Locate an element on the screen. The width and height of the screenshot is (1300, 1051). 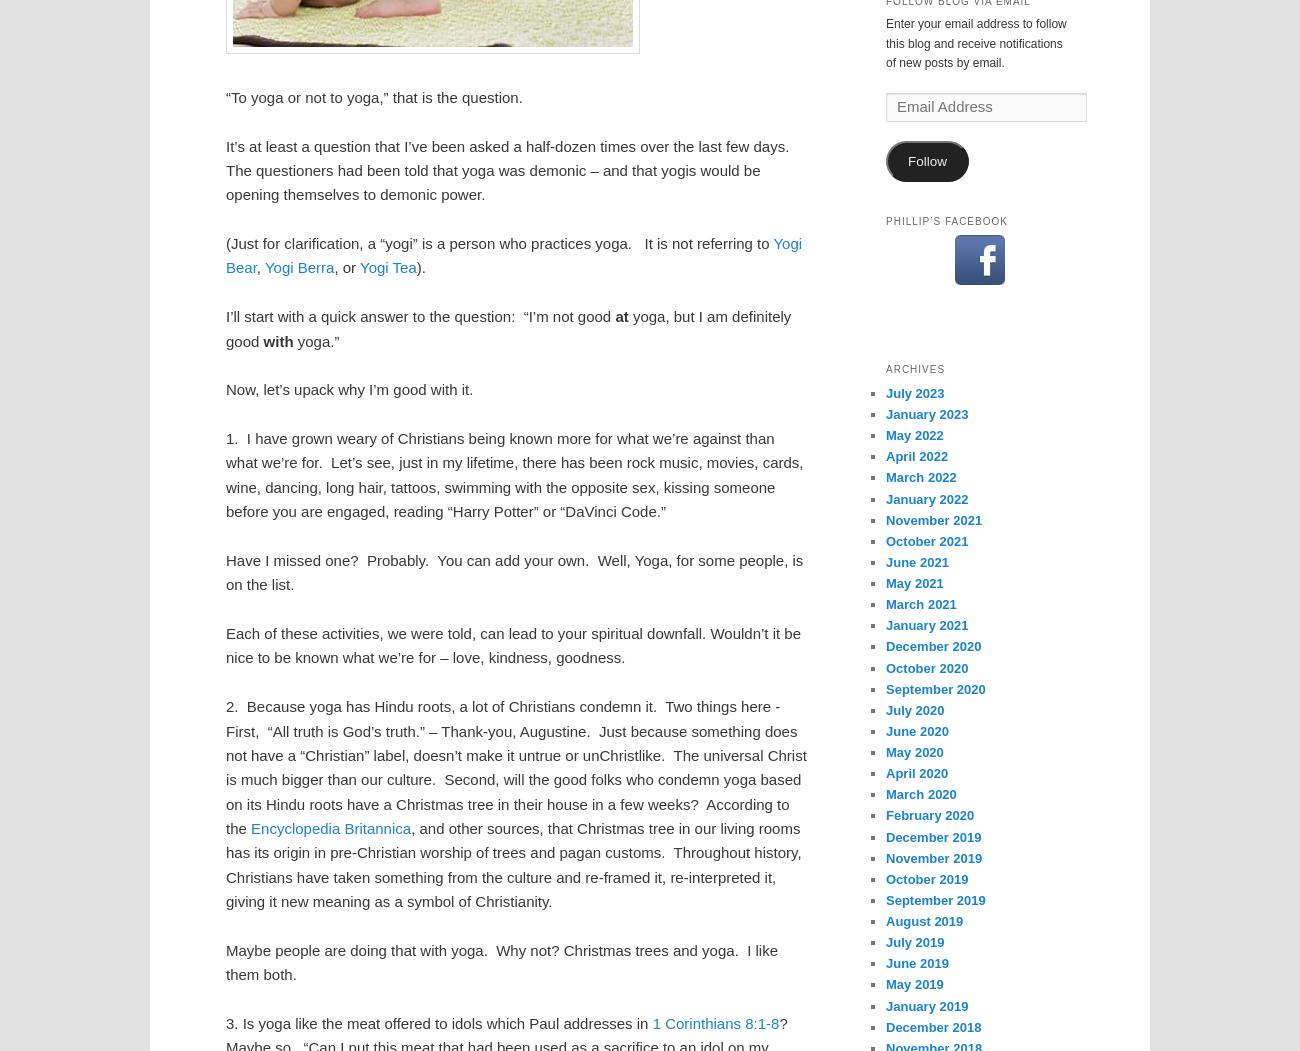
'March 2020' is located at coordinates (920, 793).